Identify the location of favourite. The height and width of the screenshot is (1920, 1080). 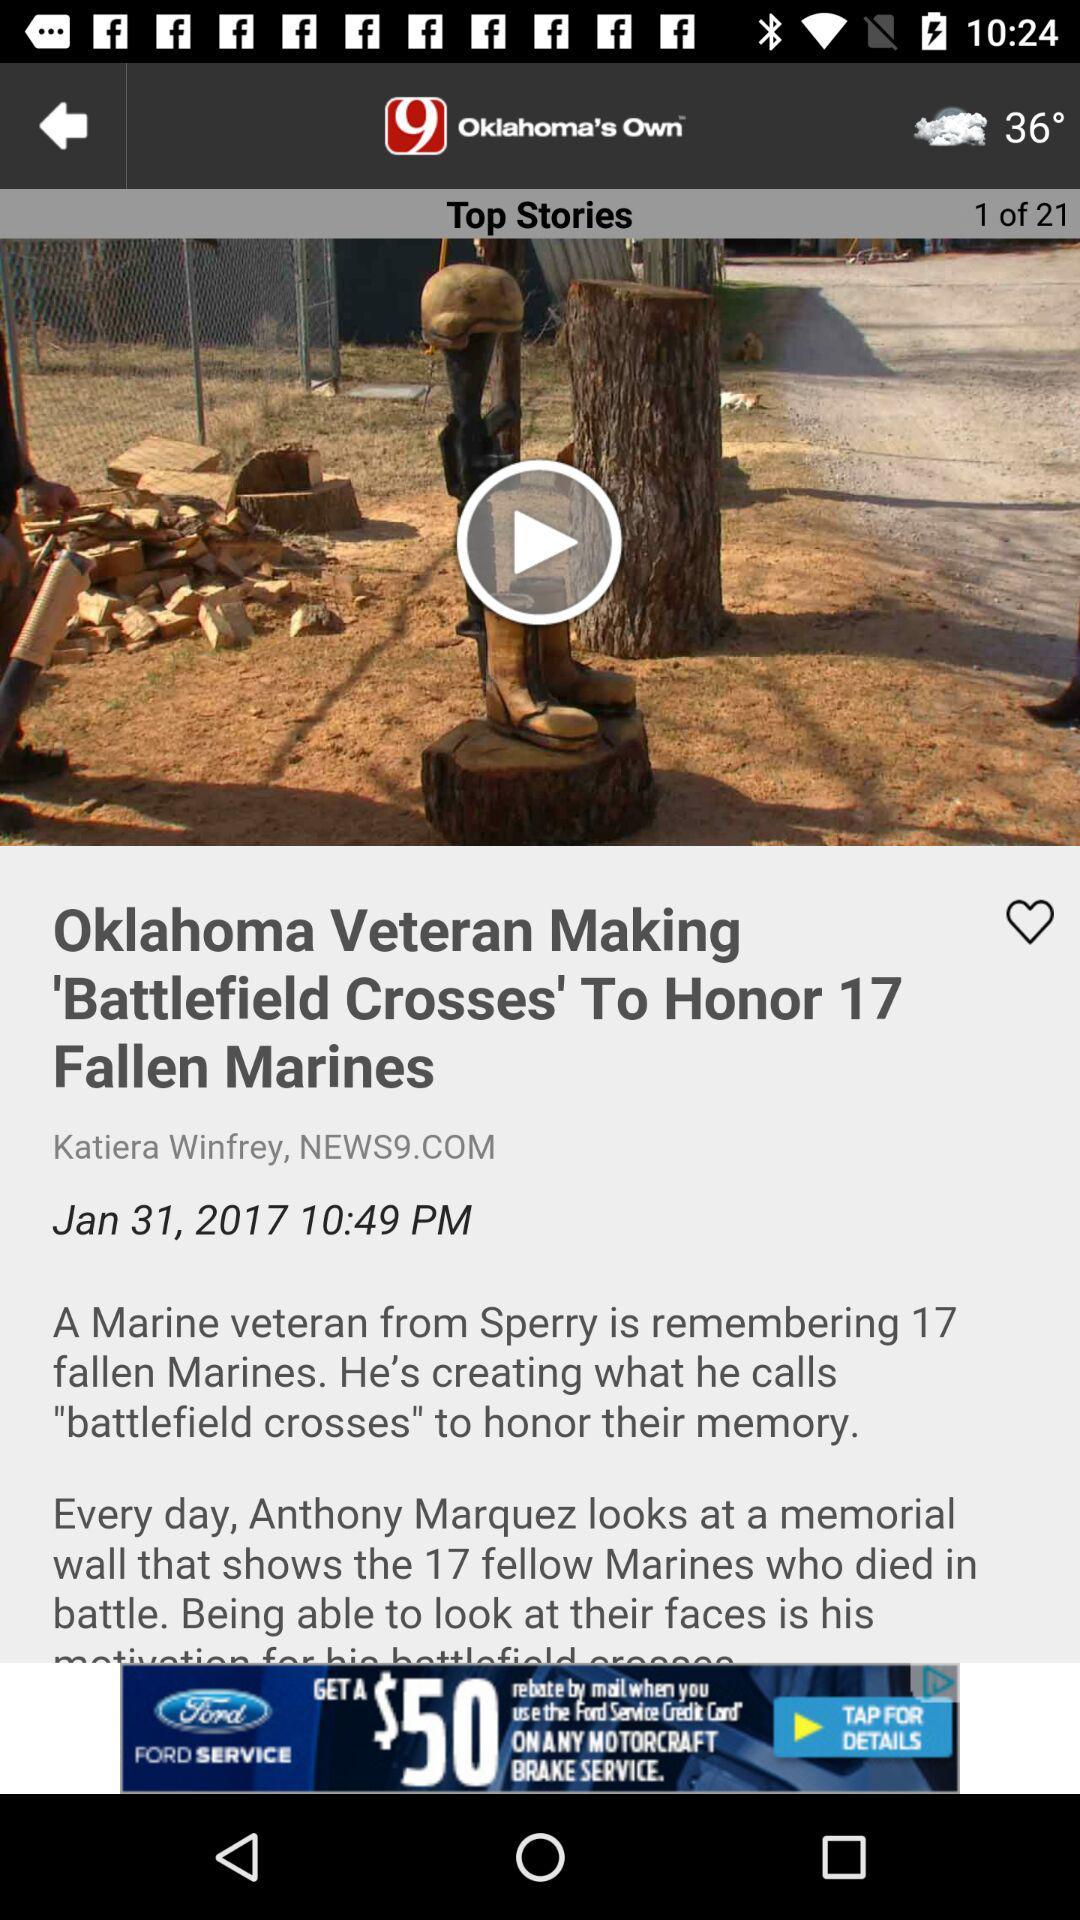
(1017, 921).